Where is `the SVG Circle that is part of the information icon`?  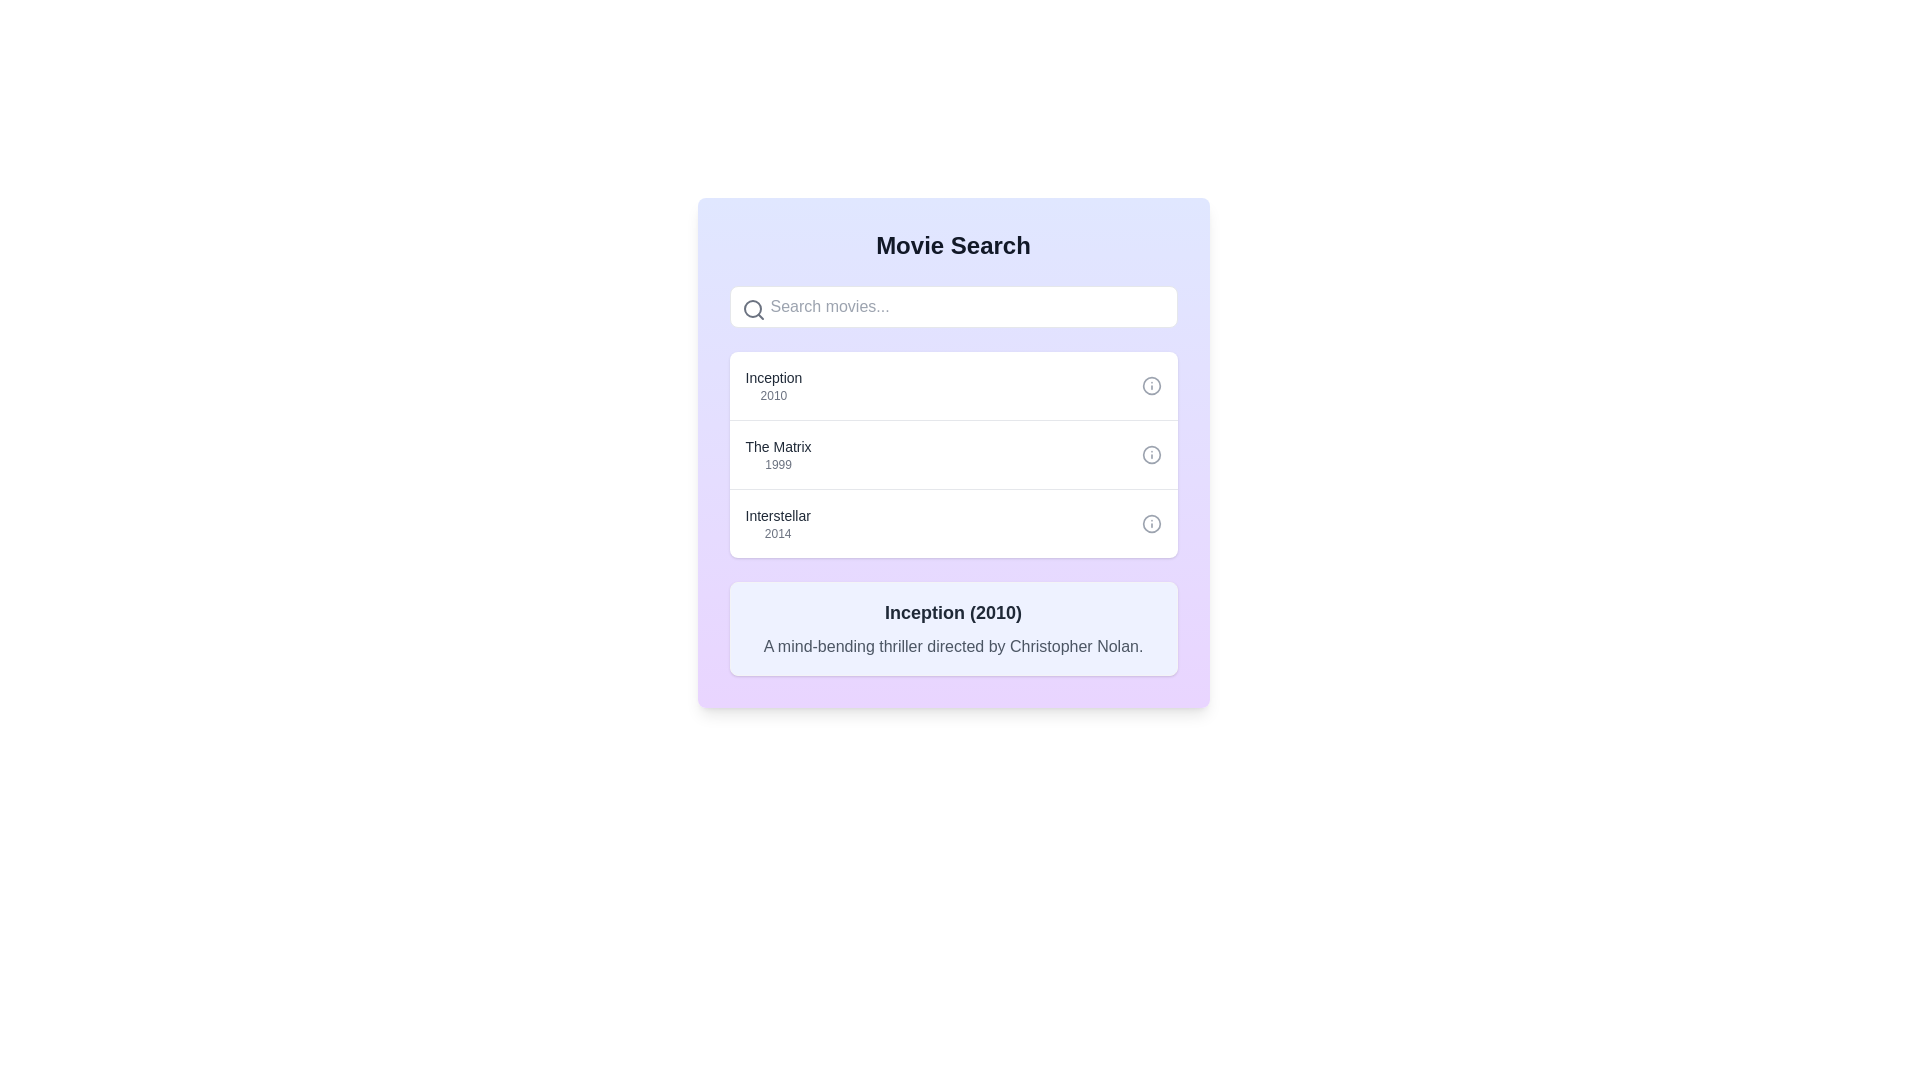 the SVG Circle that is part of the information icon is located at coordinates (1151, 385).